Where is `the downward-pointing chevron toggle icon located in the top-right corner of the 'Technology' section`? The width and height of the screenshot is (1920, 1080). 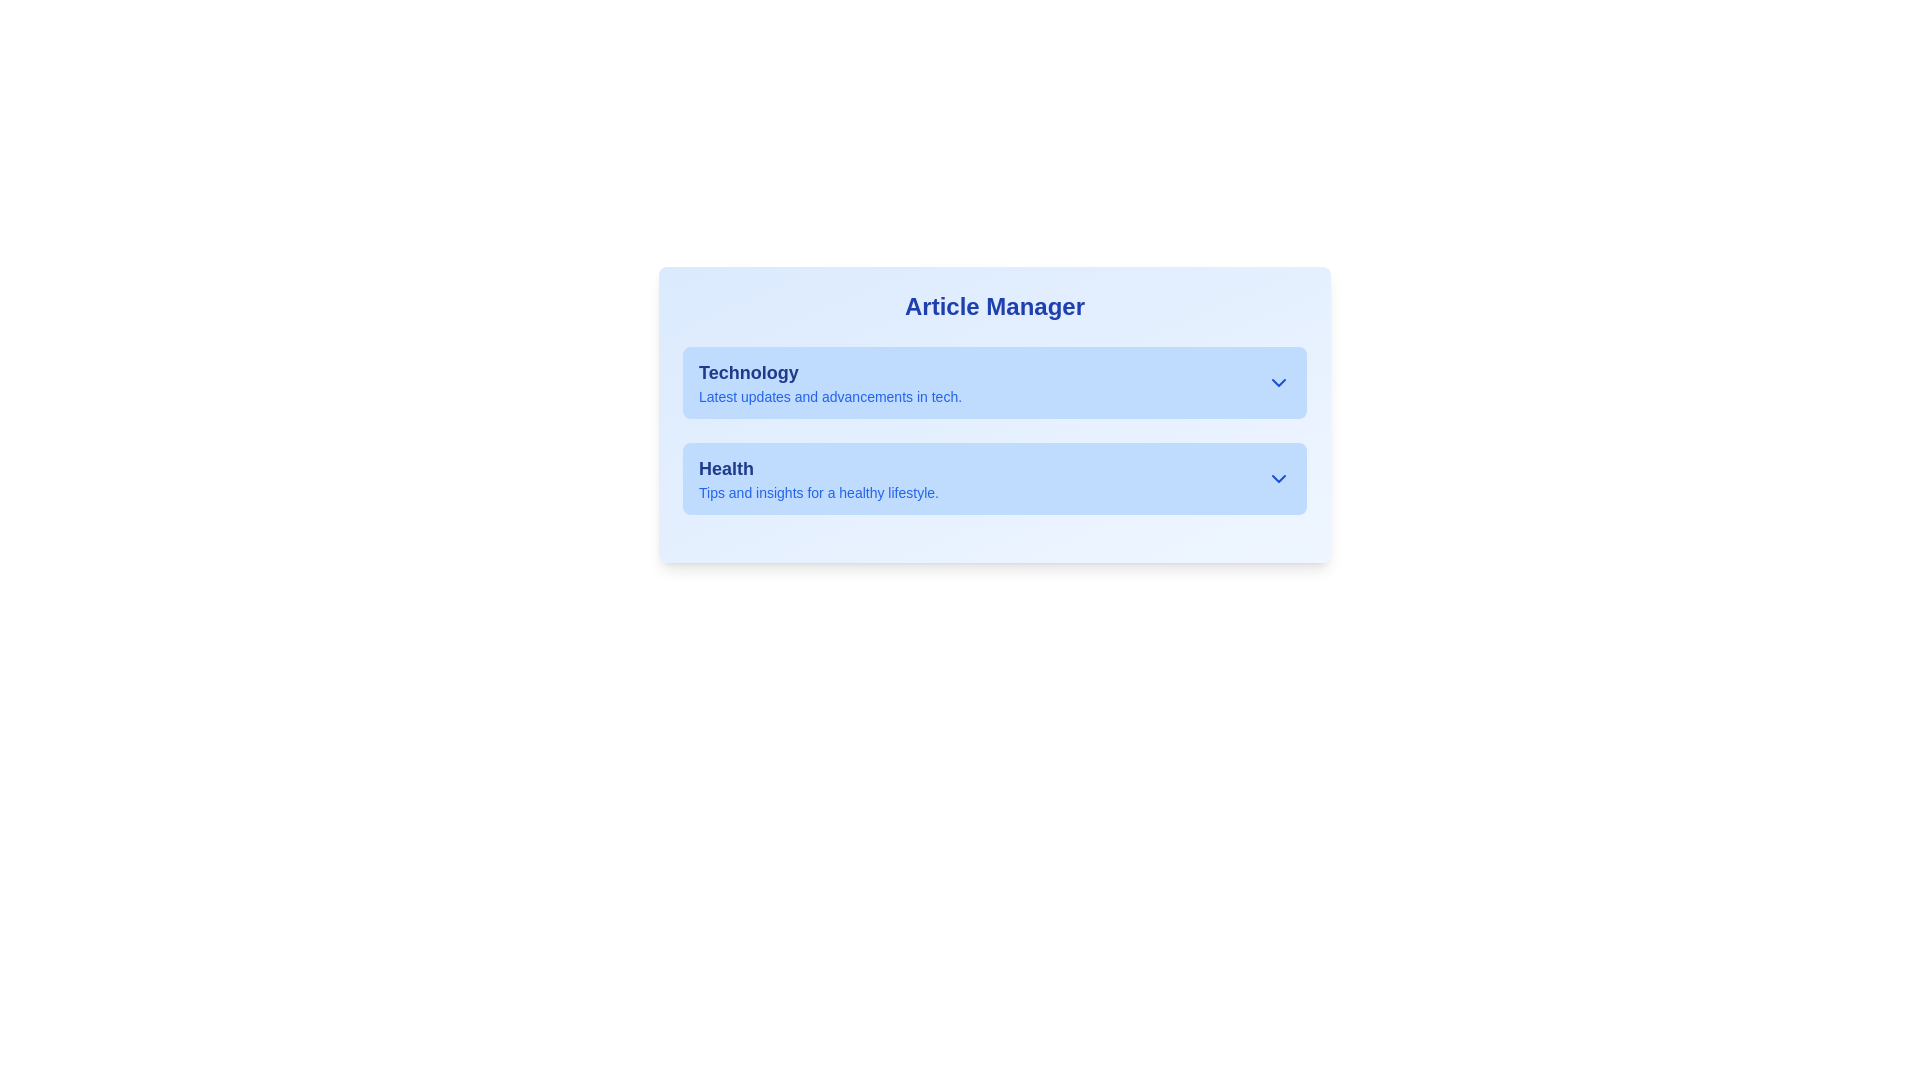 the downward-pointing chevron toggle icon located in the top-right corner of the 'Technology' section is located at coordinates (1277, 382).